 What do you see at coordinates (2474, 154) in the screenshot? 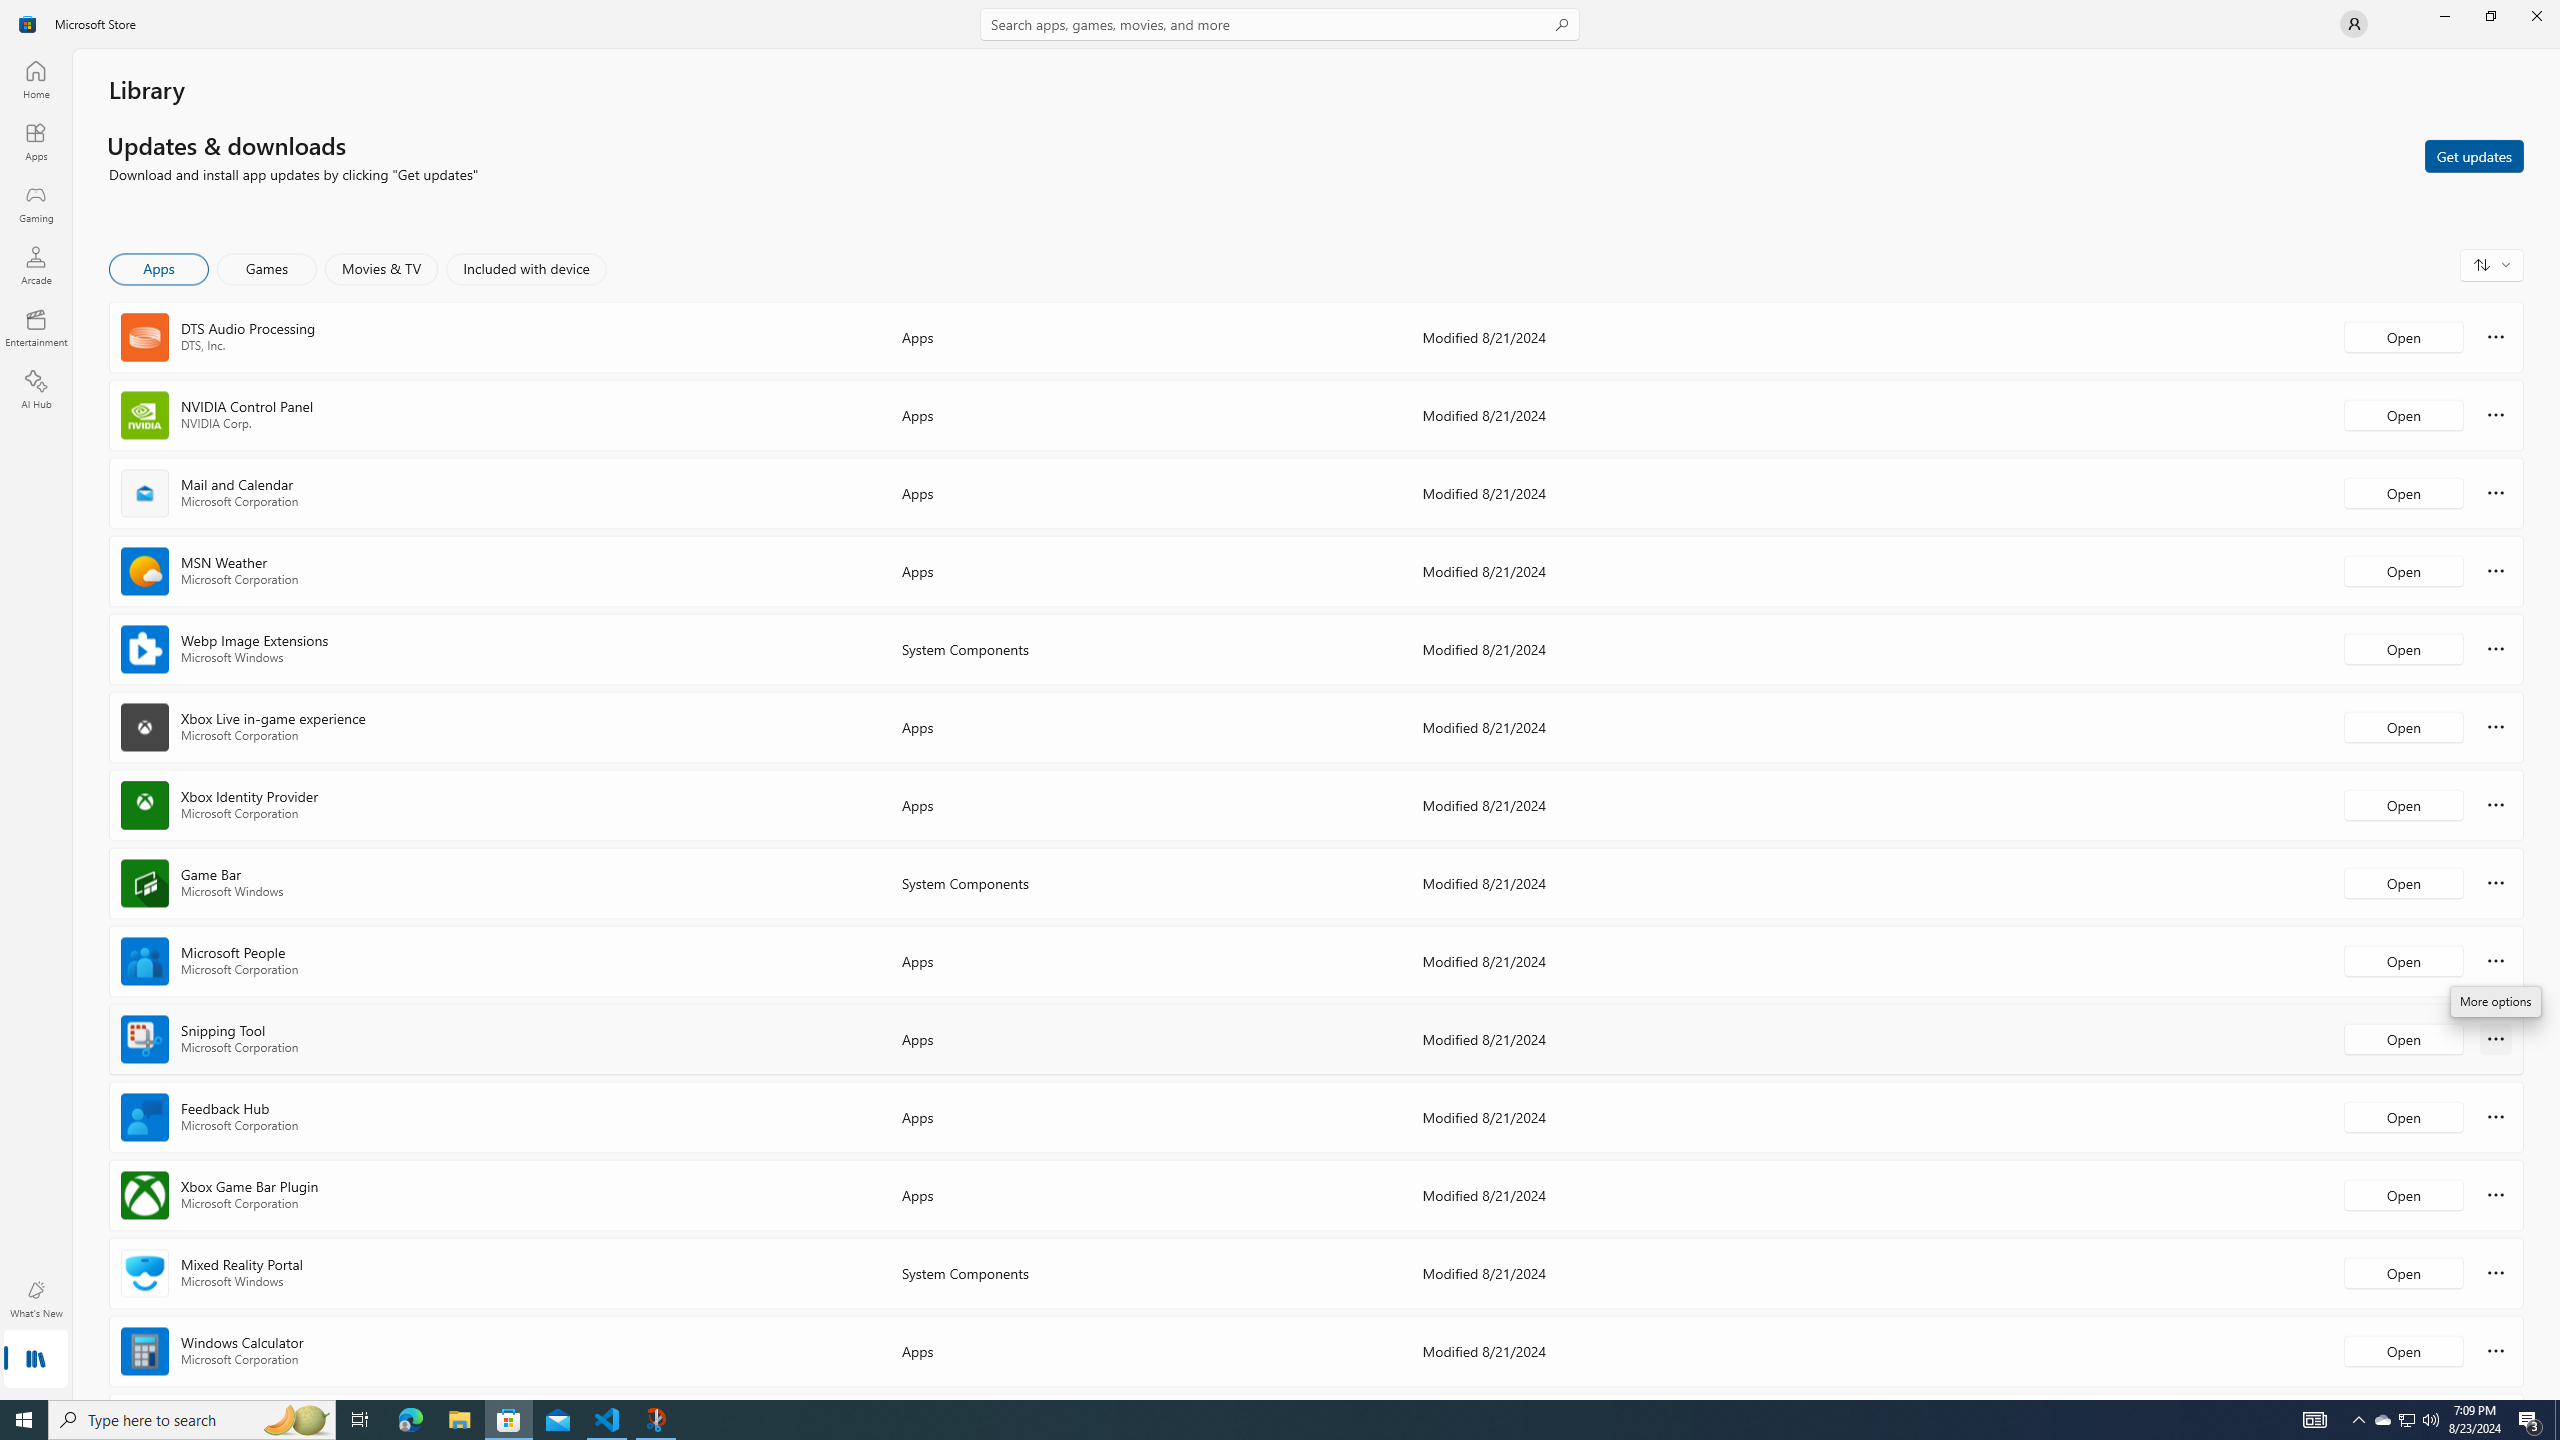
I see `'Get updates'` at bounding box center [2474, 154].